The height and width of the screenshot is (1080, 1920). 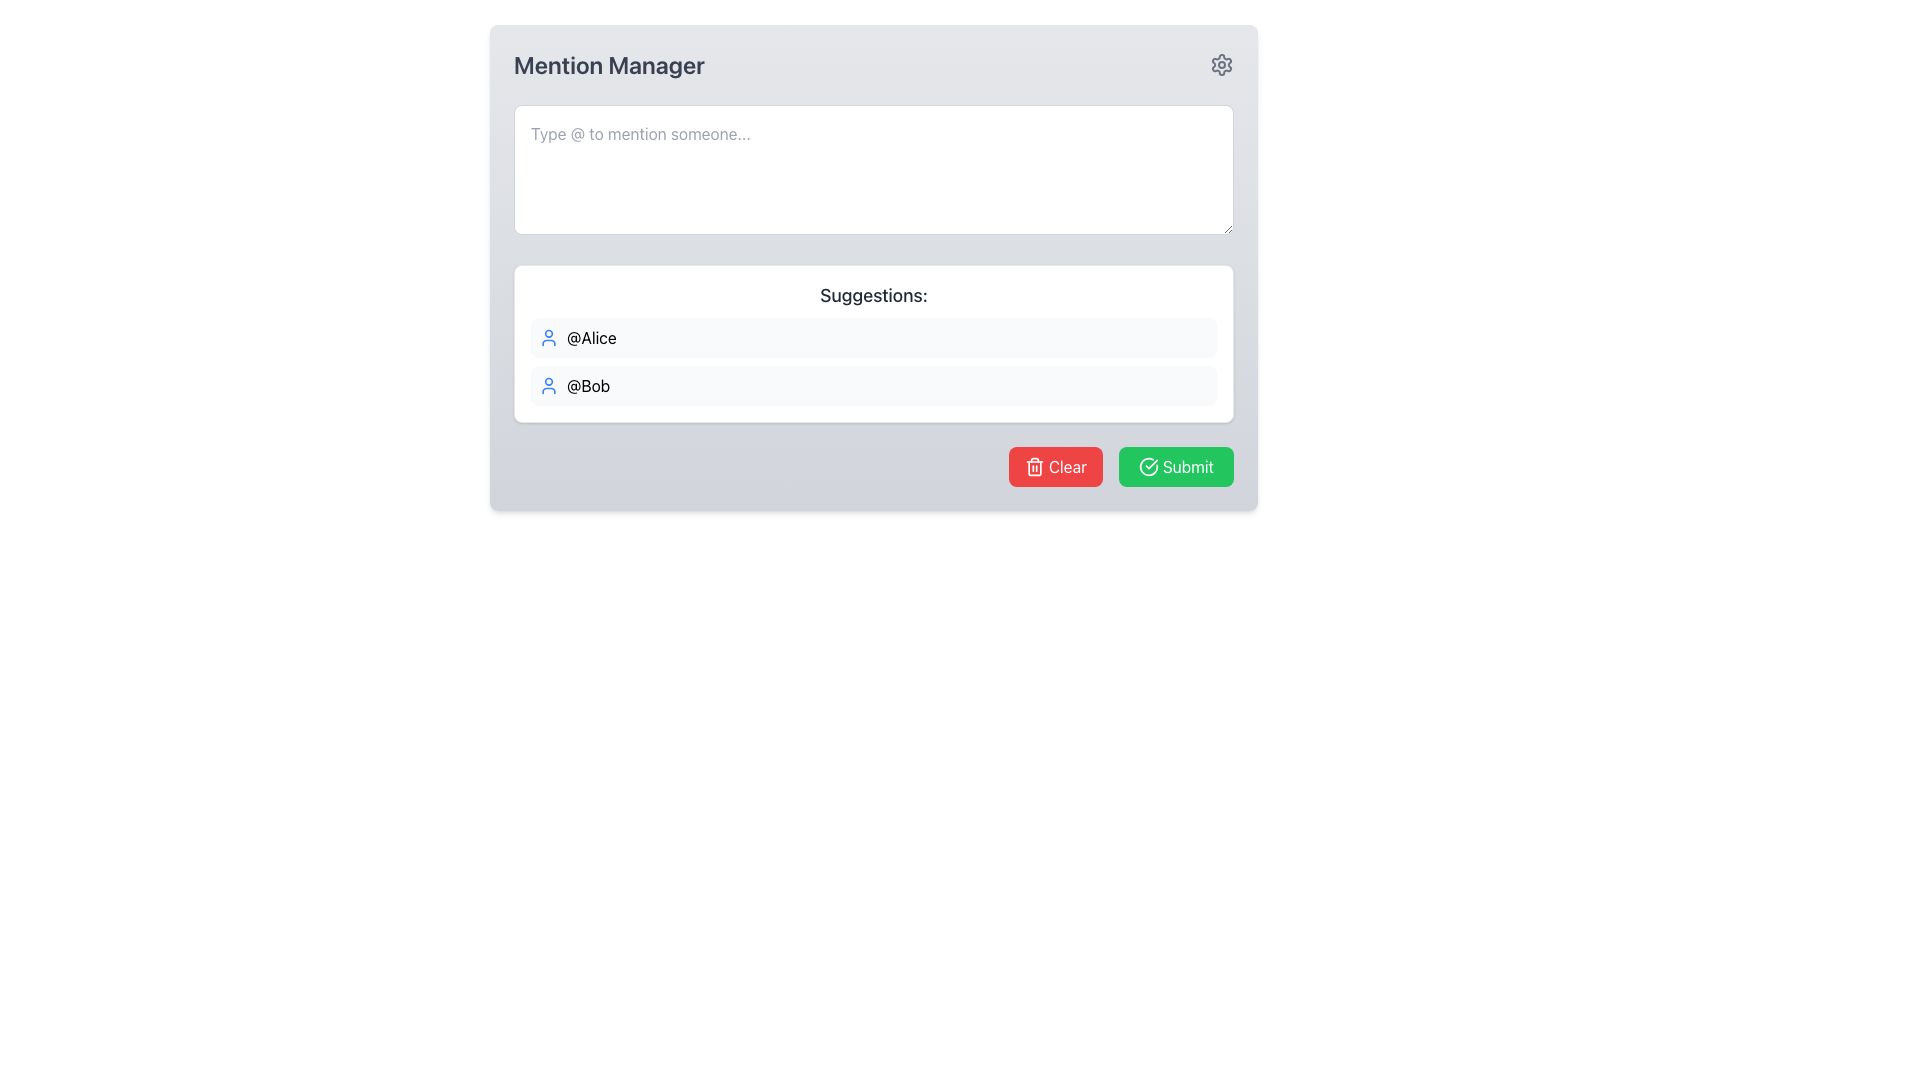 I want to click on the red 'Clear' button with a trash bin icon, so click(x=1054, y=466).